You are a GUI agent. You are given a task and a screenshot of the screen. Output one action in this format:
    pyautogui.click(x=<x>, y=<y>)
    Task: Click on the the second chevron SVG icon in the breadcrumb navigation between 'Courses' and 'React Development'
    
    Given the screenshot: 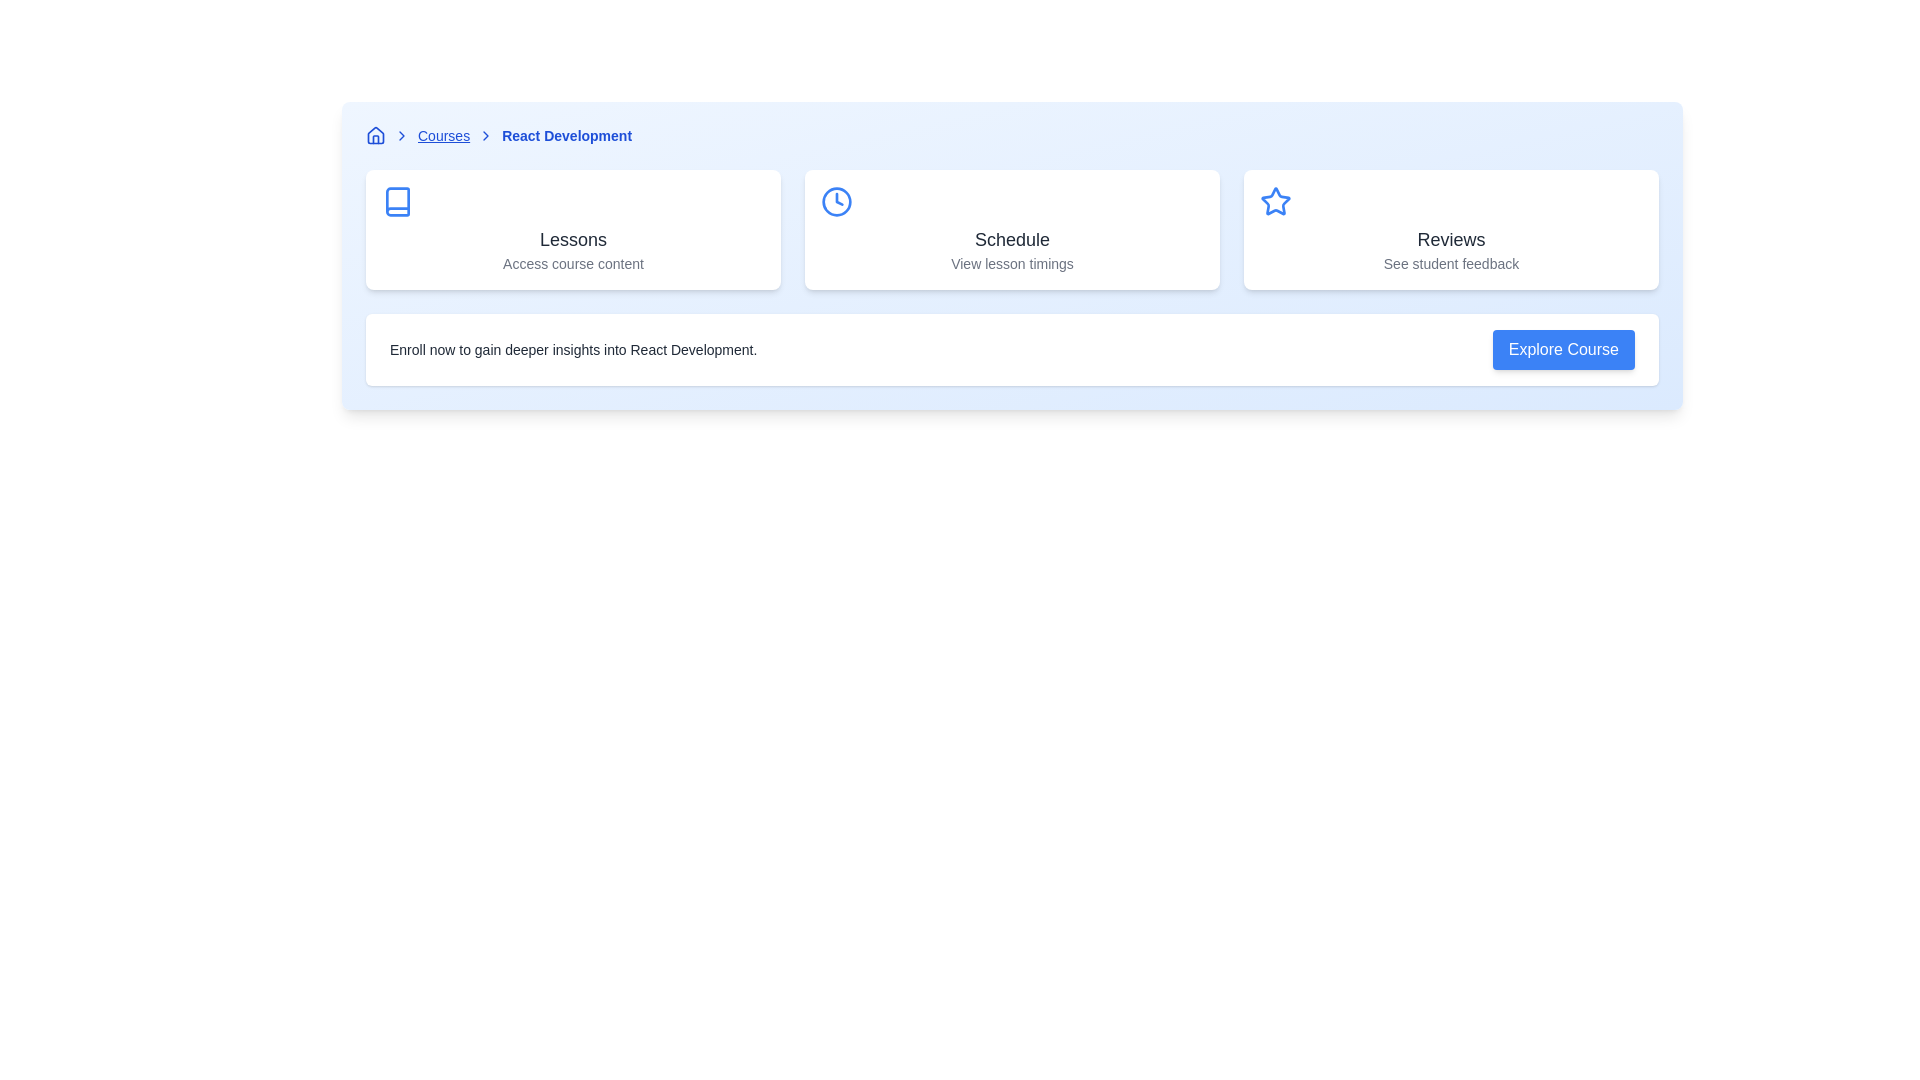 What is the action you would take?
    pyautogui.click(x=486, y=135)
    